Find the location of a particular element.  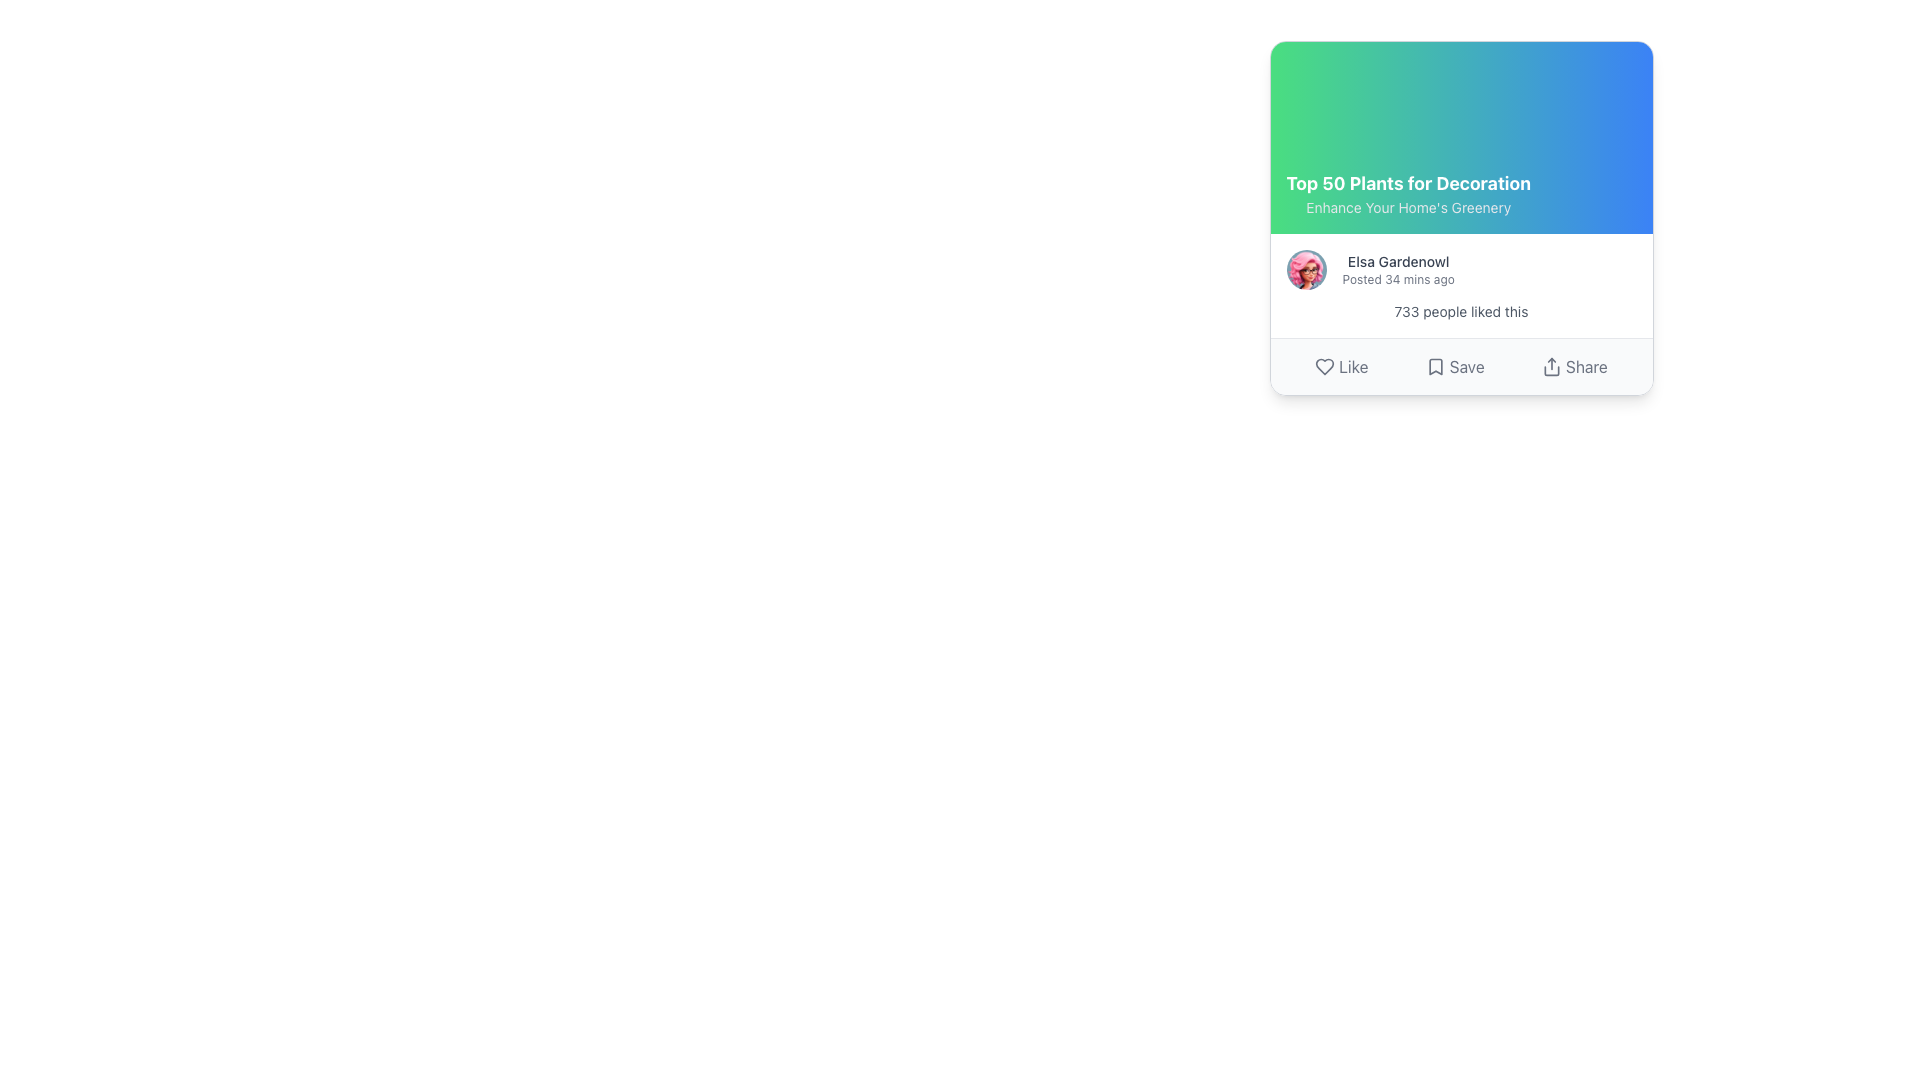

the 'Like' button located at the bottom left of the card is located at coordinates (1340, 366).